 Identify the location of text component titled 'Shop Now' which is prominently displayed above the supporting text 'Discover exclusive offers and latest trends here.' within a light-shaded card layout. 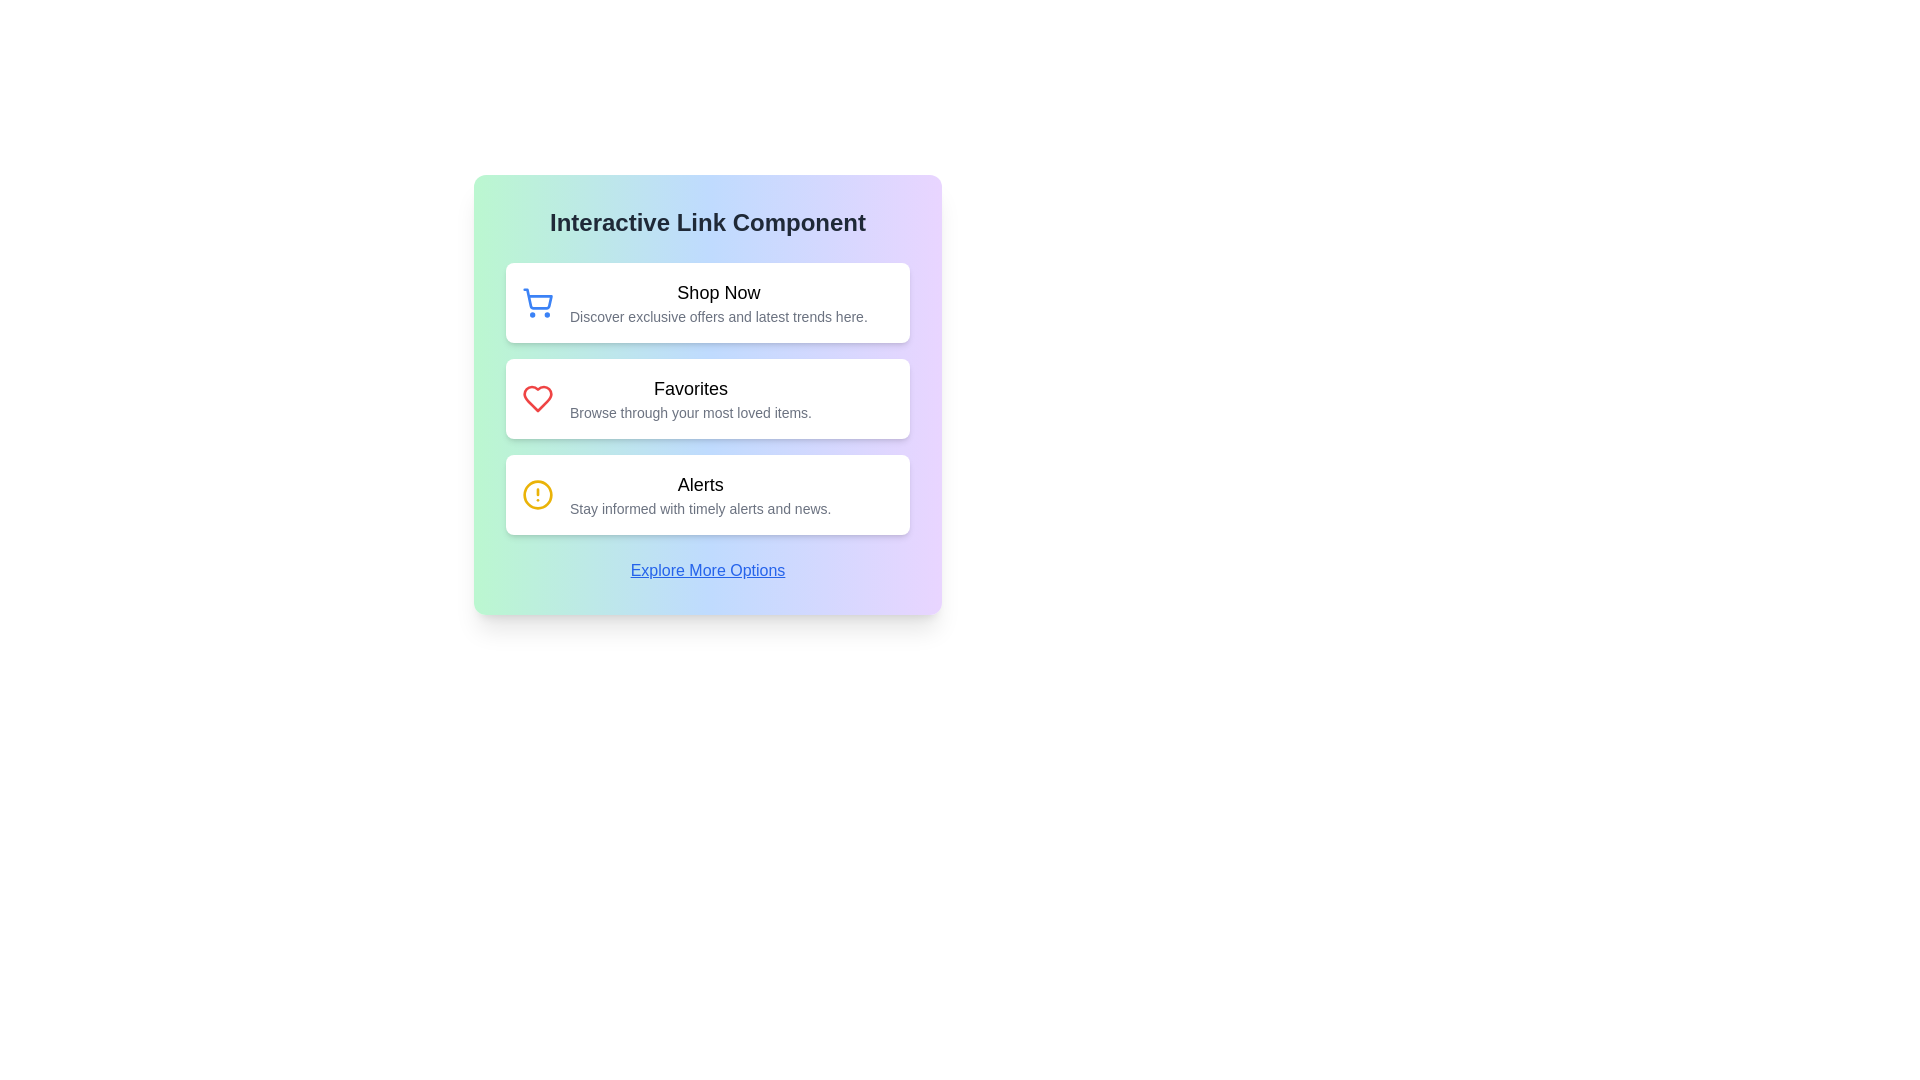
(718, 303).